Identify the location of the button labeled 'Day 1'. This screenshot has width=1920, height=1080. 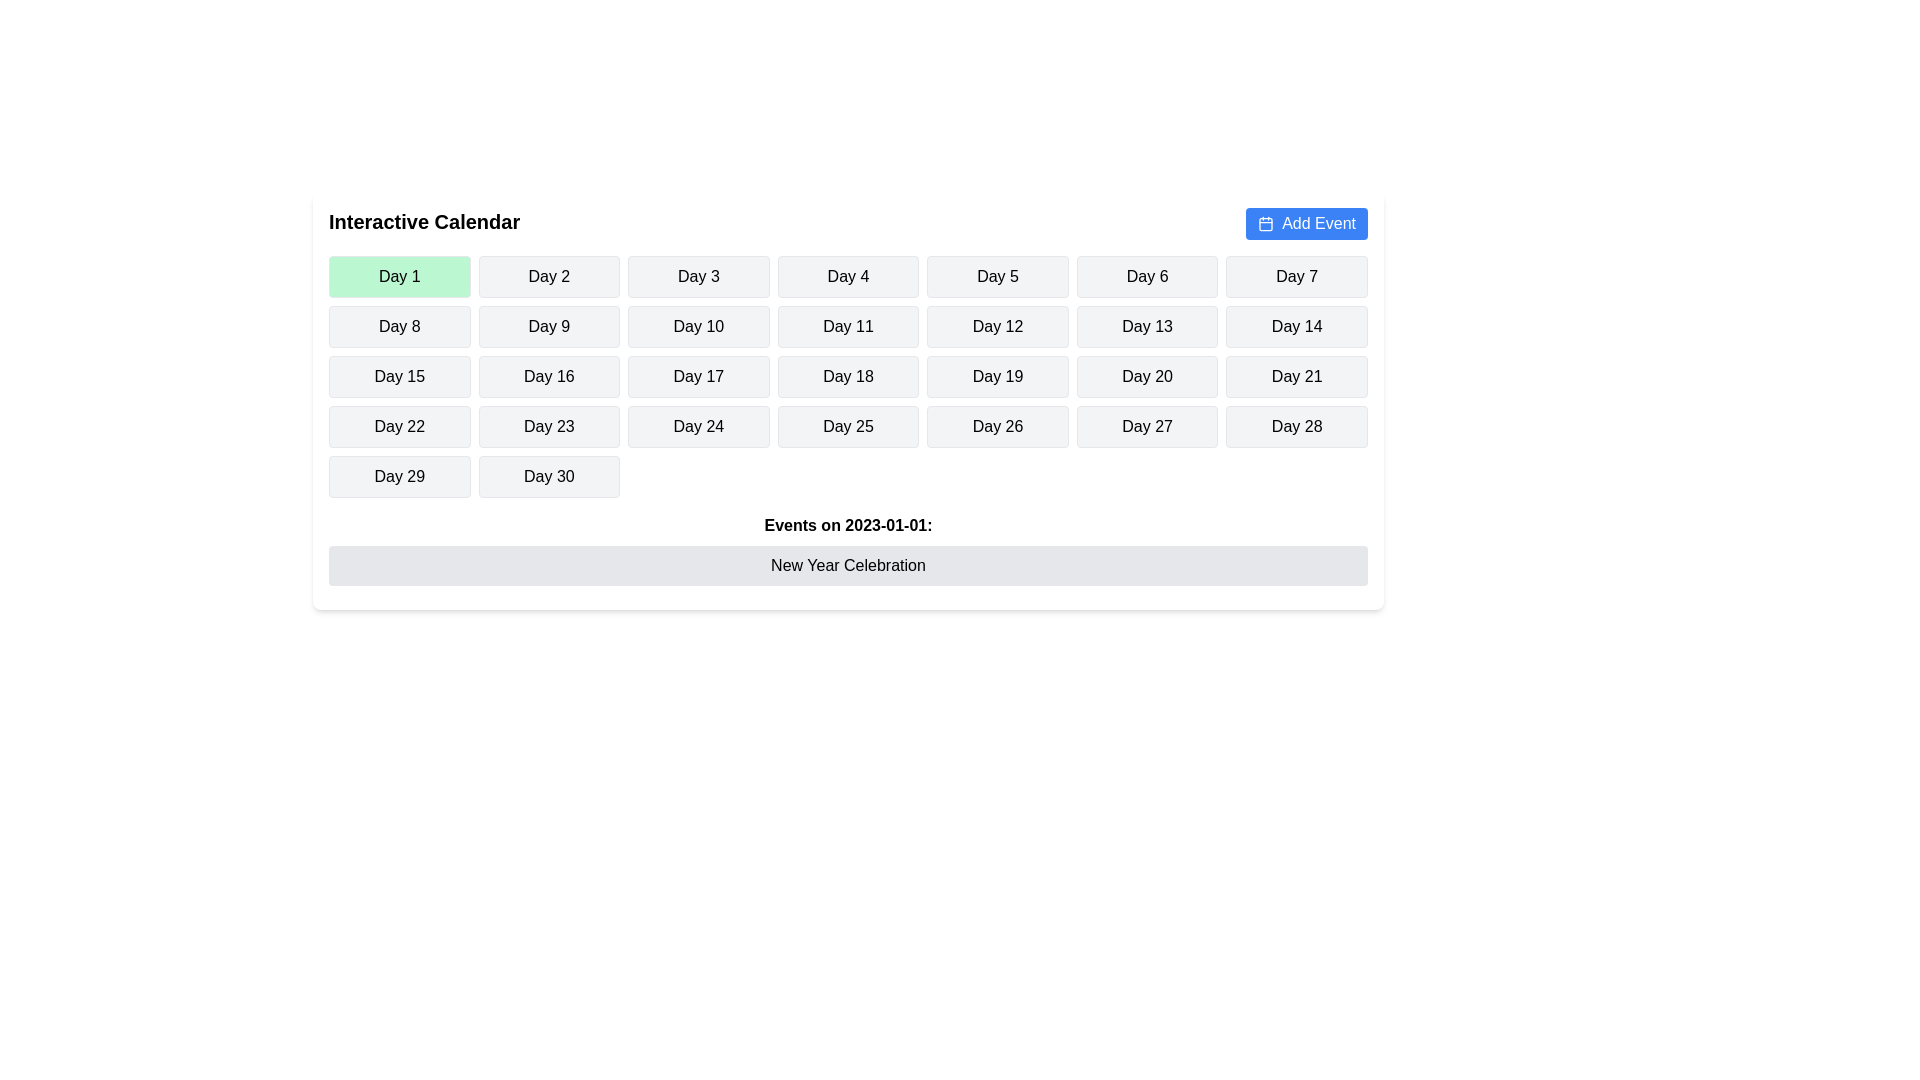
(399, 277).